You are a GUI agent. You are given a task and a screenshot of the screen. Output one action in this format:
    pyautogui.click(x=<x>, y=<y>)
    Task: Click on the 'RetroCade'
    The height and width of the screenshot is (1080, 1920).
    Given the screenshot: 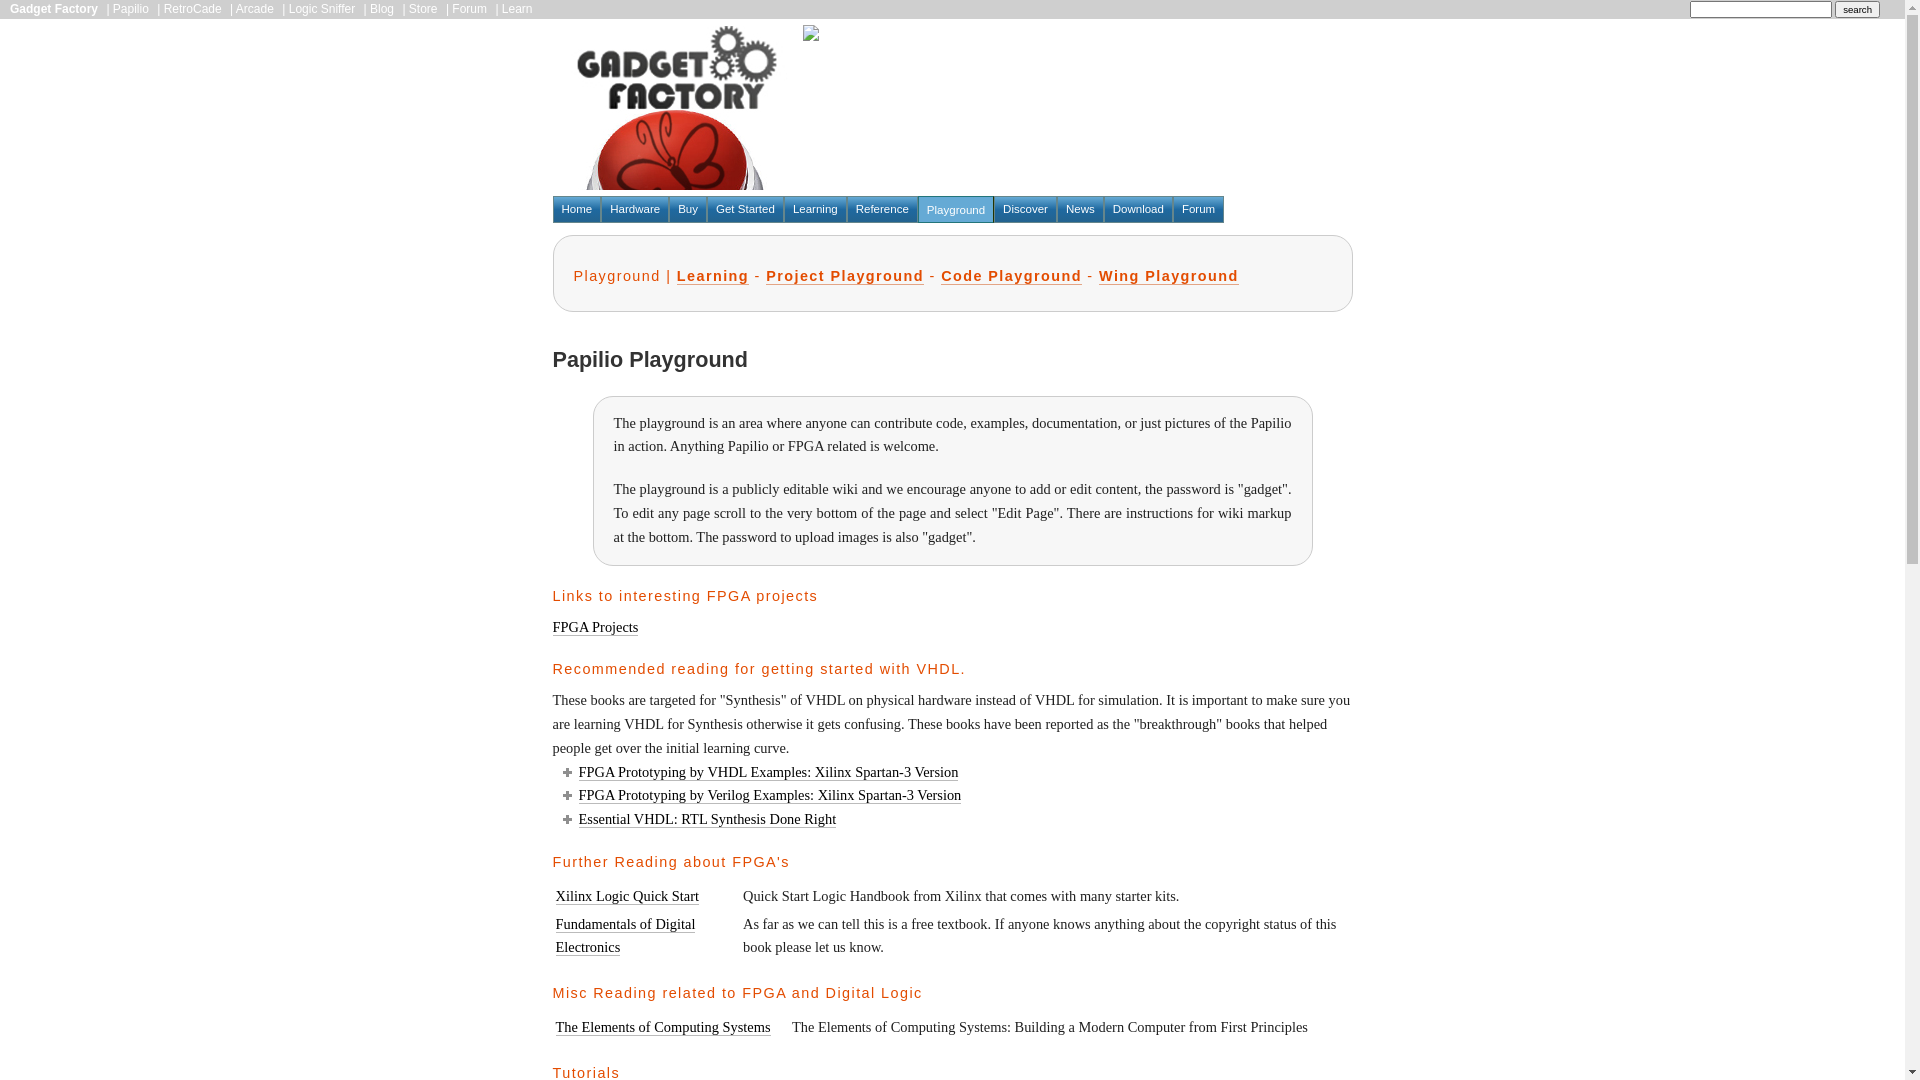 What is the action you would take?
    pyautogui.click(x=192, y=8)
    